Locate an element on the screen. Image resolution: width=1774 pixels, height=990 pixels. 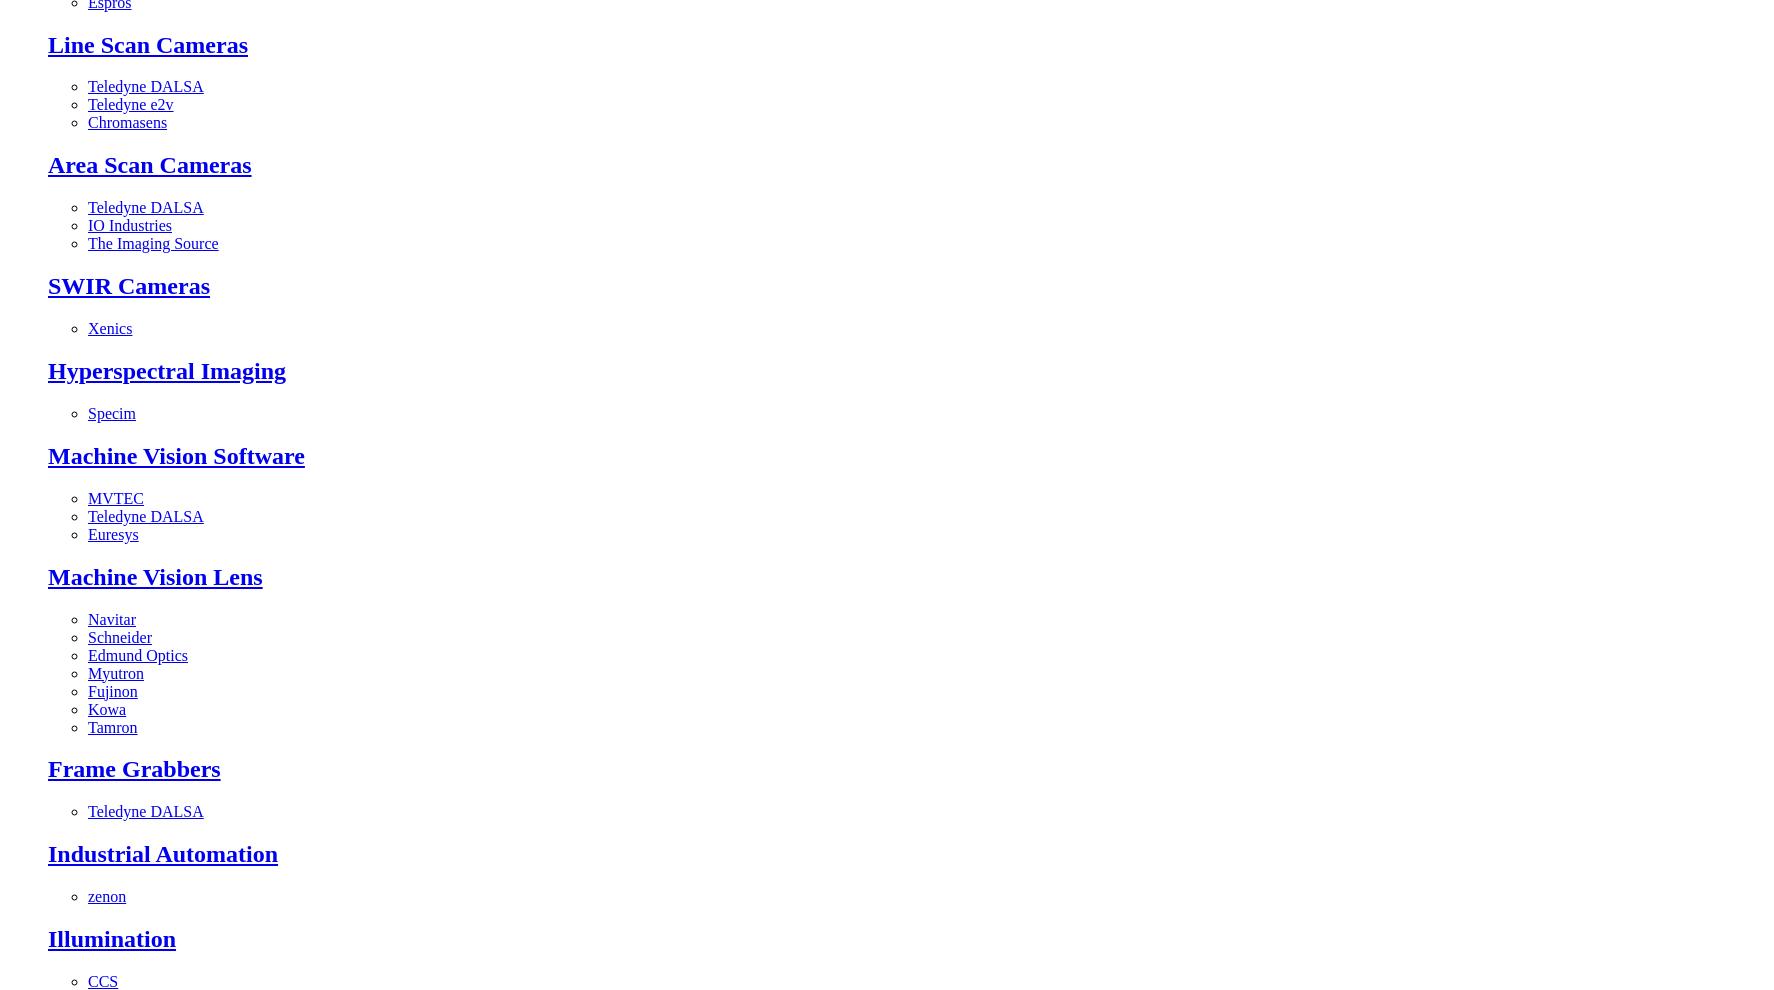
'Specim' is located at coordinates (86, 411).